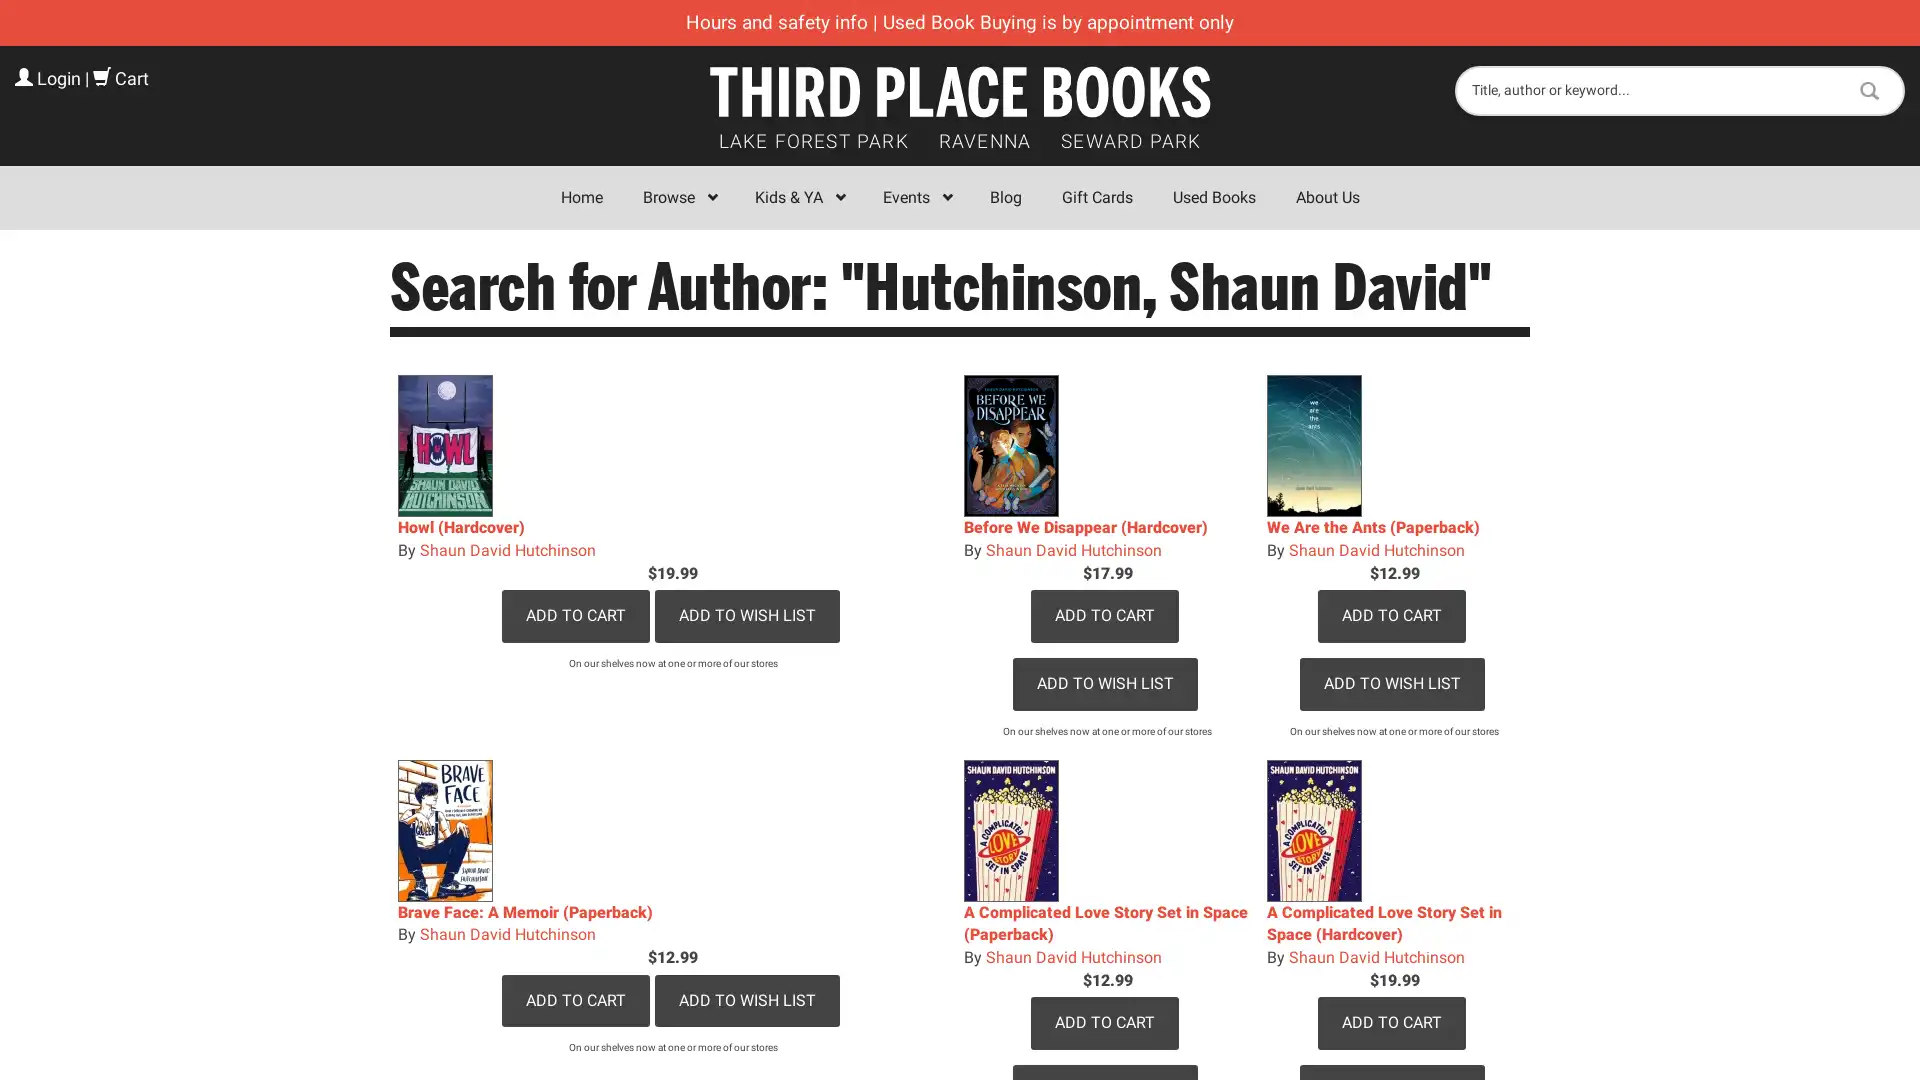 The image size is (1920, 1080). What do you see at coordinates (1103, 682) in the screenshot?
I see `Add to Wish List` at bounding box center [1103, 682].